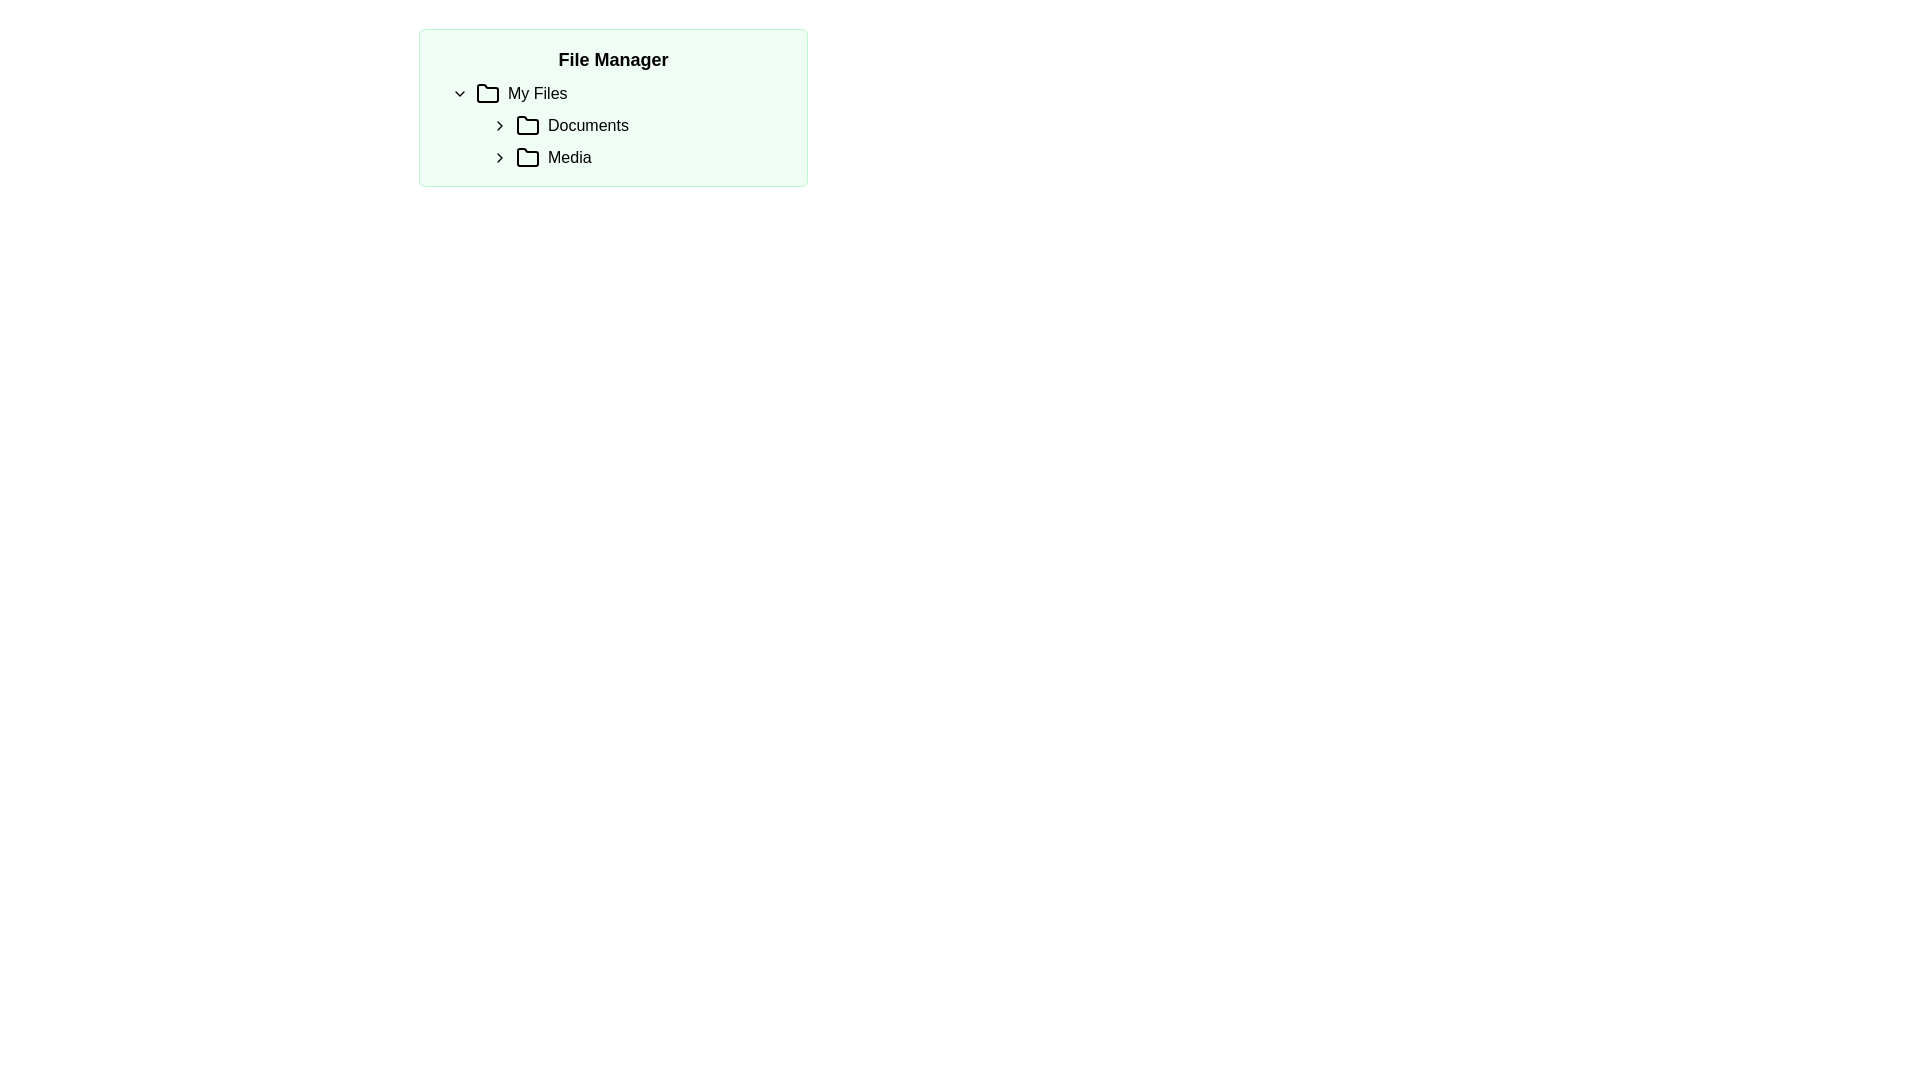  Describe the element at coordinates (528, 156) in the screenshot. I see `the 'Media' folder icon in the directory-tree section of the file manager` at that location.